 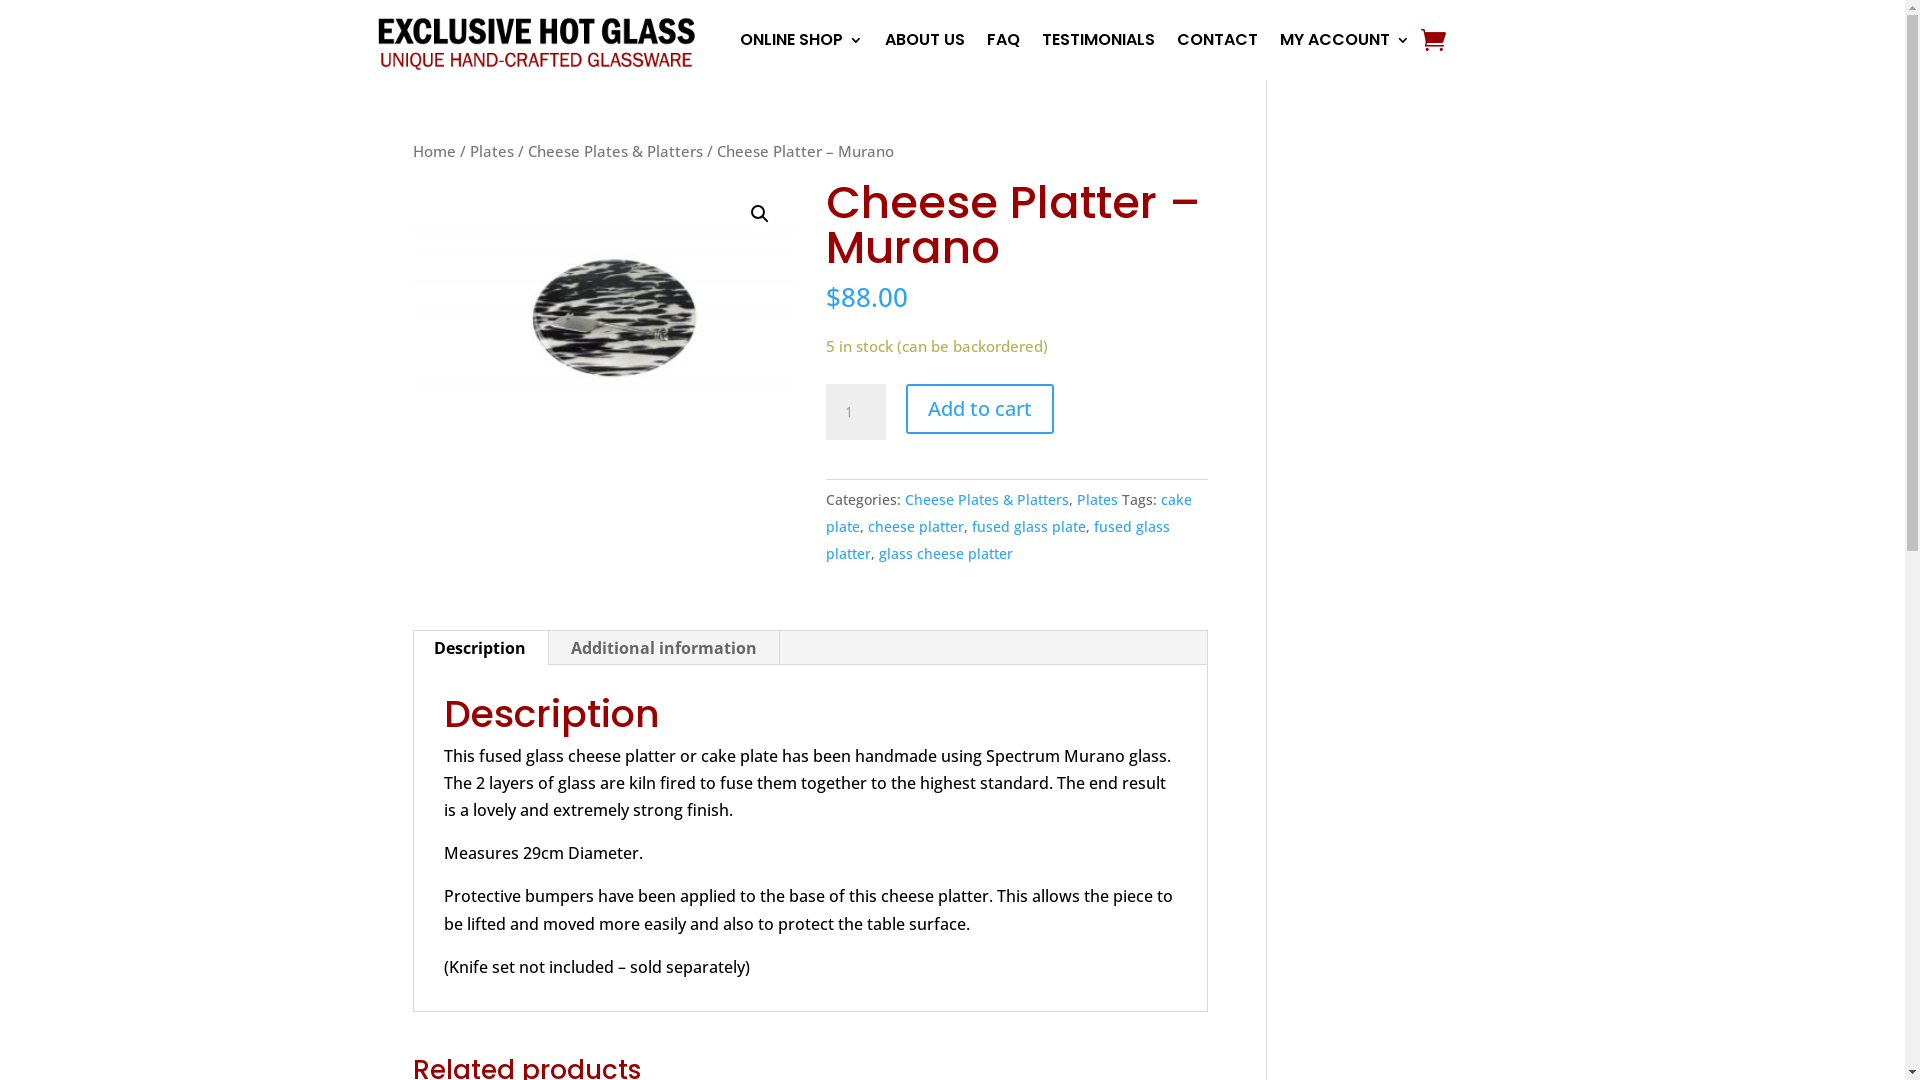 I want to click on 'FAQ', so click(x=987, y=39).